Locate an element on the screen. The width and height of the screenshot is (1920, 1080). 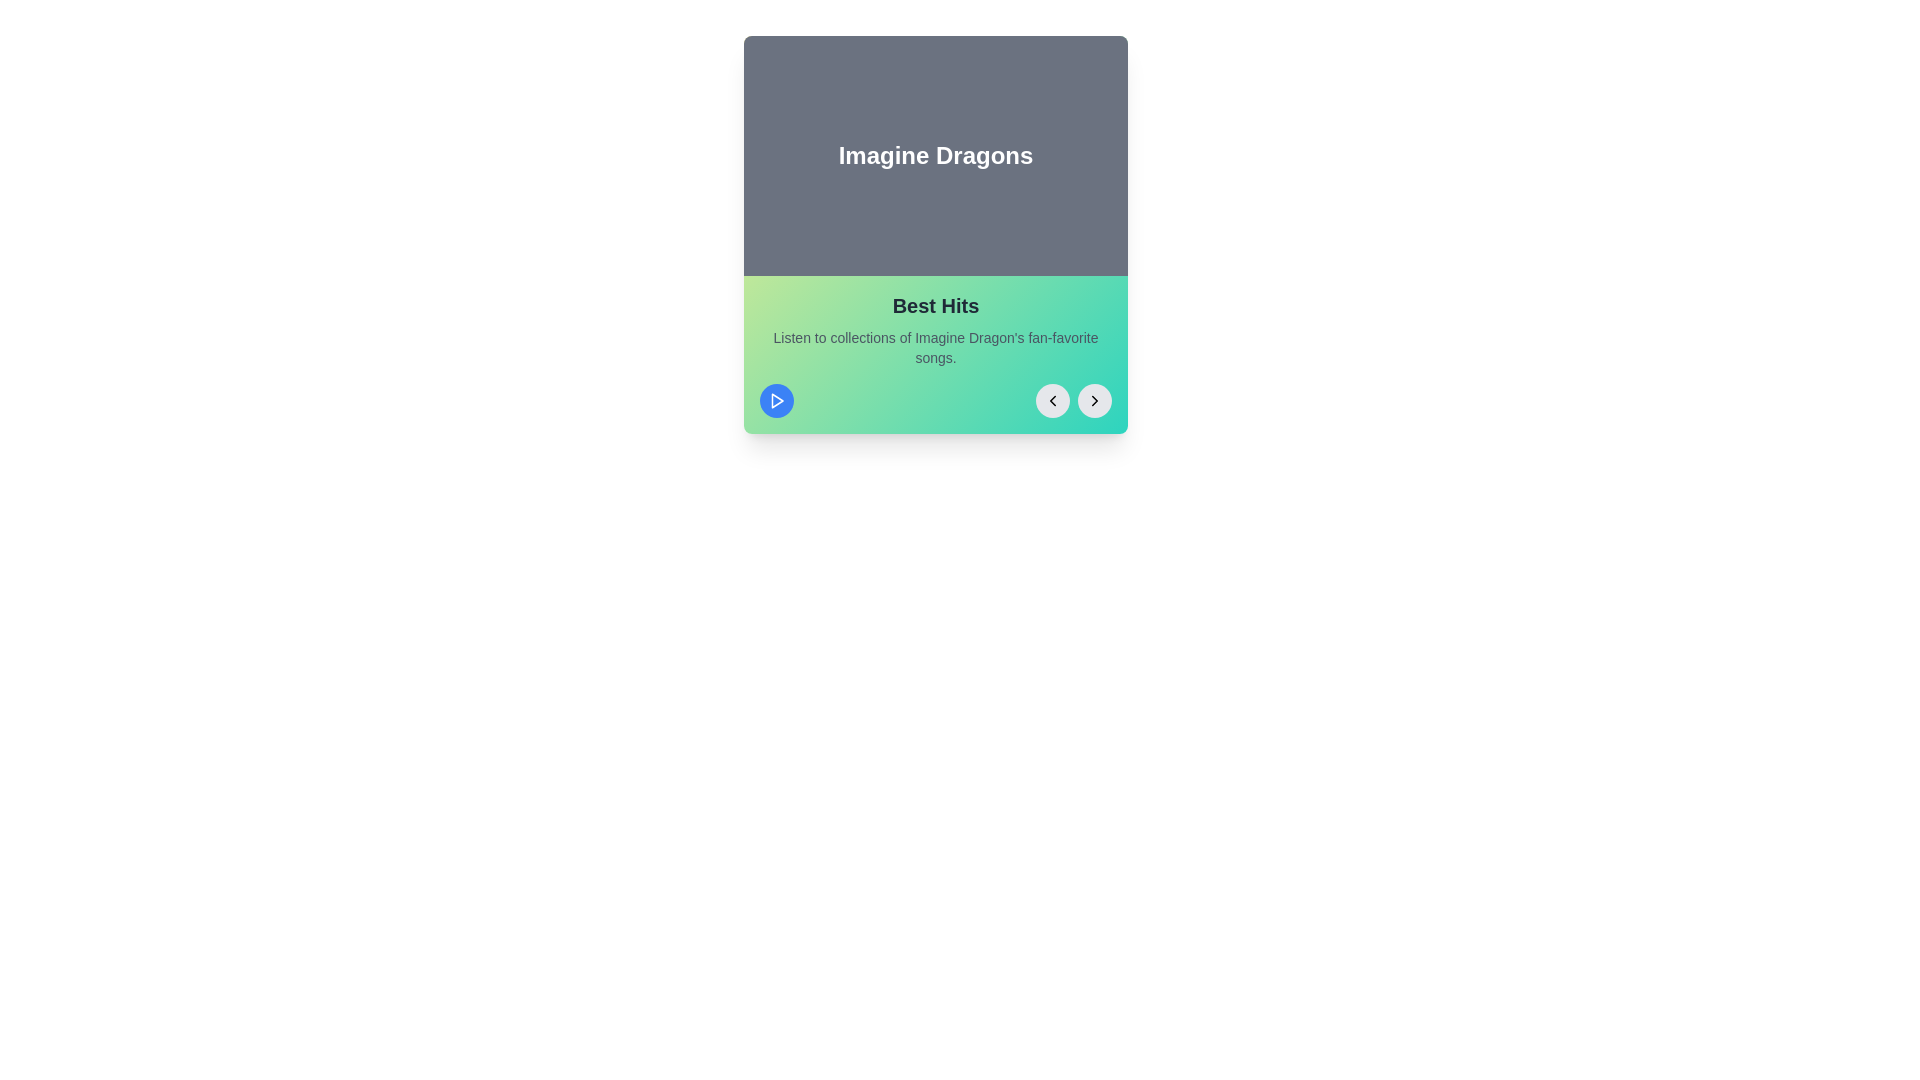
the play icon within the circular button located in the bottom left corner of the 'Imagine Dragons' card is located at coordinates (776, 401).